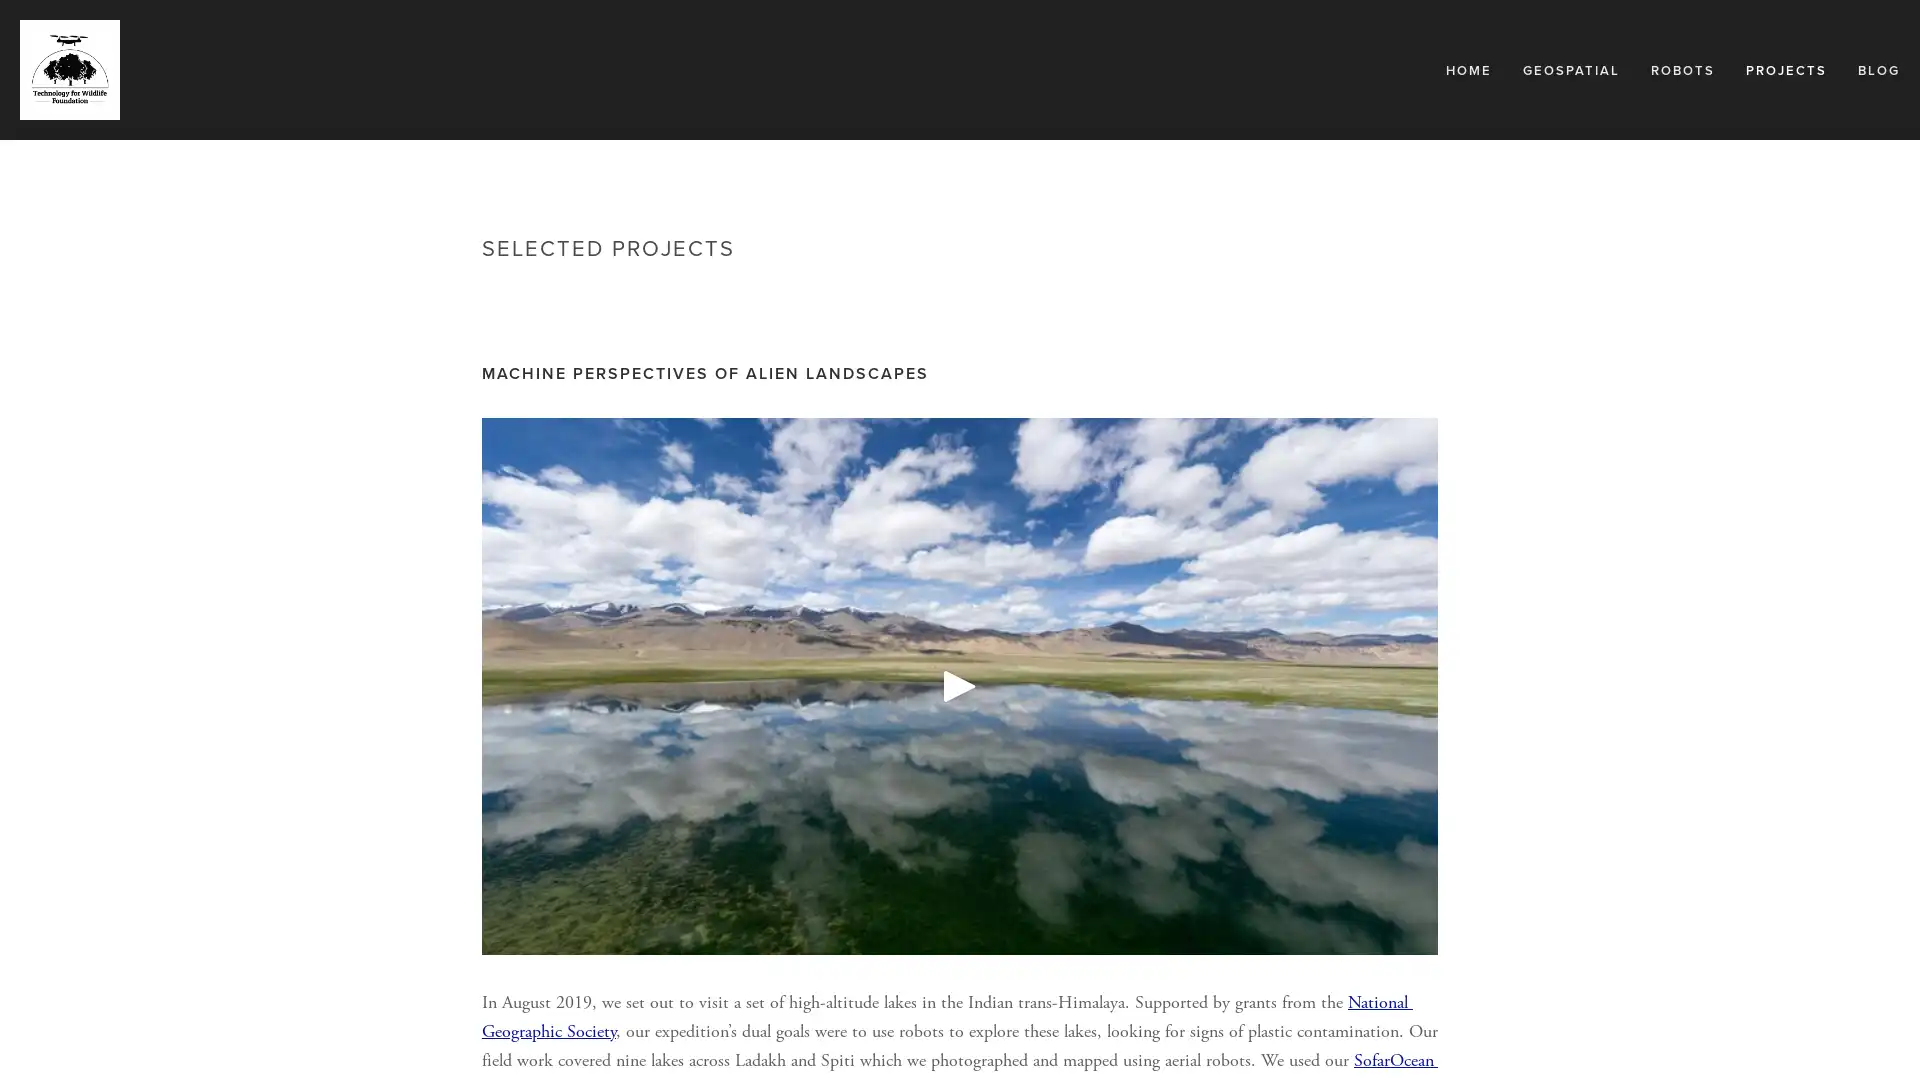  I want to click on Play, so click(960, 685).